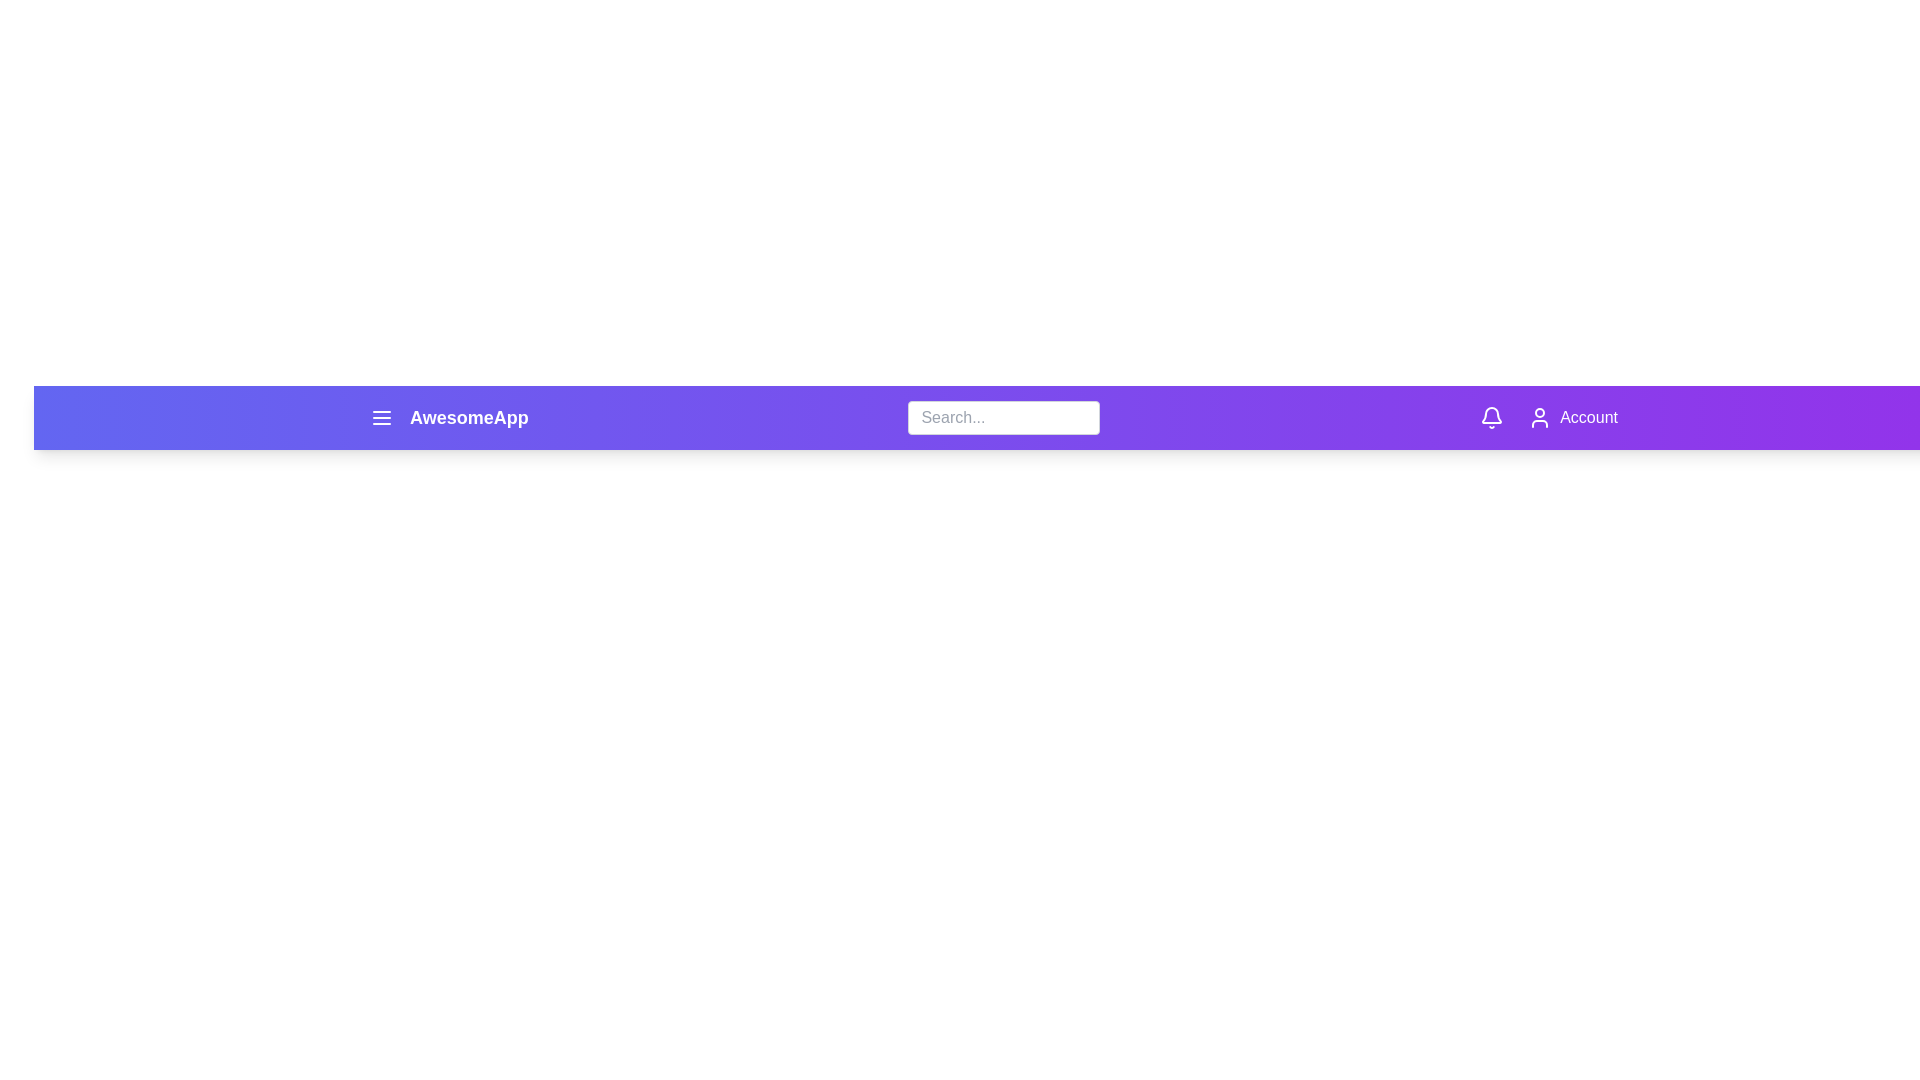 Image resolution: width=1920 pixels, height=1080 pixels. What do you see at coordinates (382, 416) in the screenshot?
I see `the menu button to open the menu` at bounding box center [382, 416].